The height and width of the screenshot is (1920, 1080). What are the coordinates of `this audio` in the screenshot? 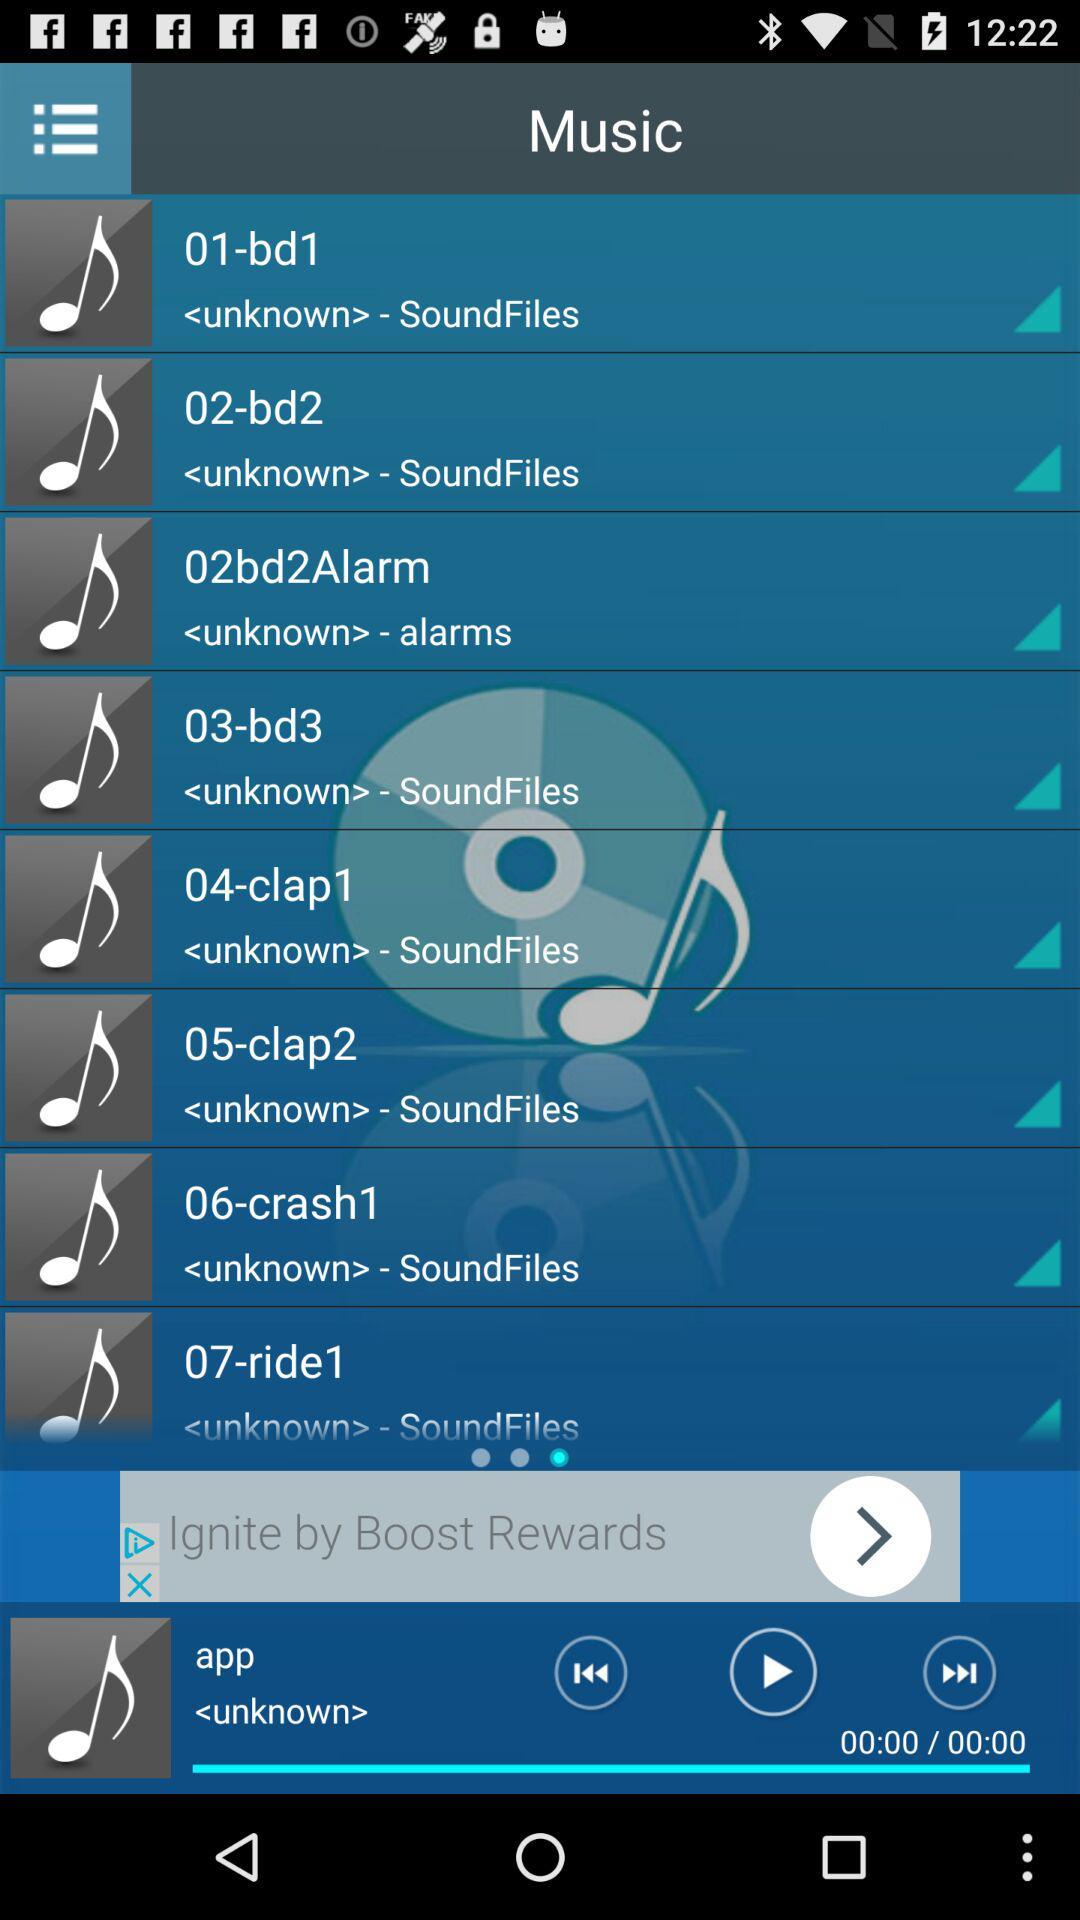 It's located at (1001, 907).